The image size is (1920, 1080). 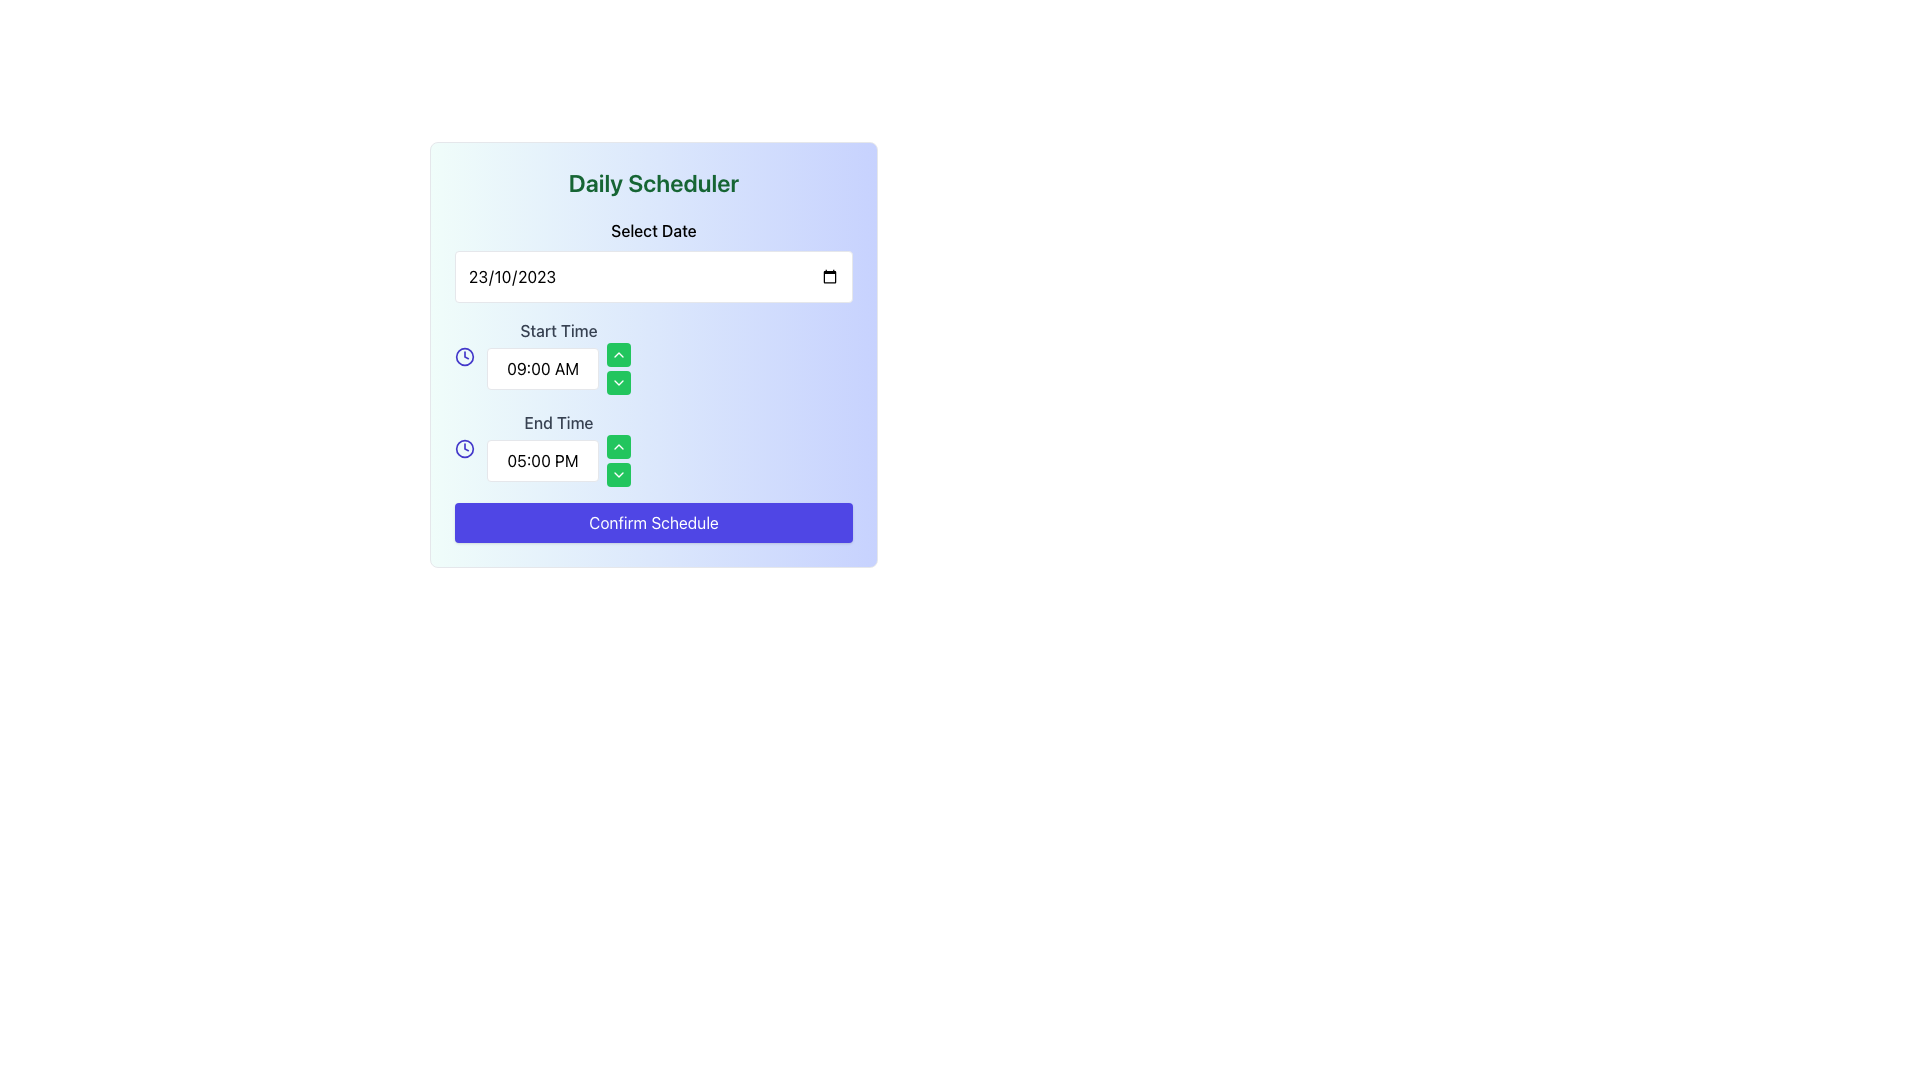 I want to click on the button to decrease the time value in the 'End Time' field, located to the right of the '05:00 PM' time field in the scheduling interface, so click(x=618, y=474).